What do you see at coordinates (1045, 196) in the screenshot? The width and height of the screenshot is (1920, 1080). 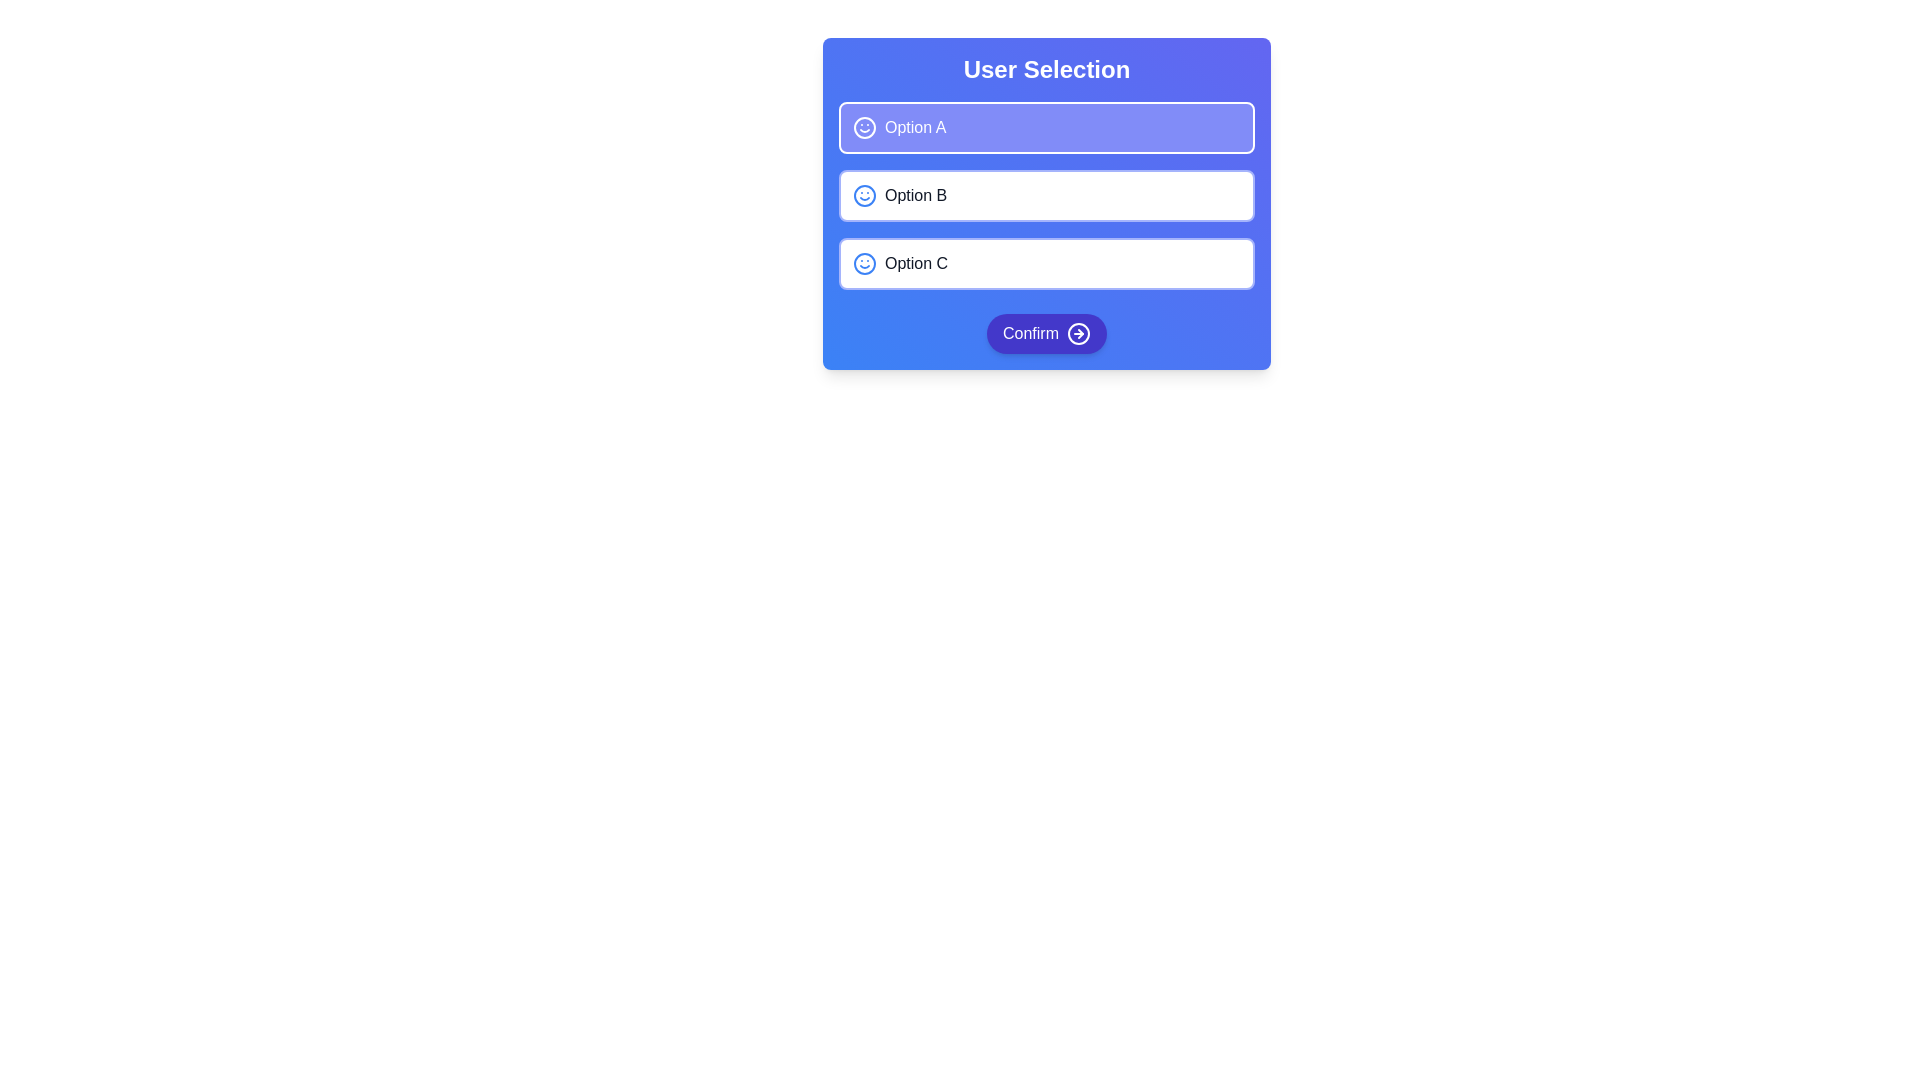 I see `one of the selectable button-style components labeled 'Option A', 'Option B', or 'Option C'` at bounding box center [1045, 196].